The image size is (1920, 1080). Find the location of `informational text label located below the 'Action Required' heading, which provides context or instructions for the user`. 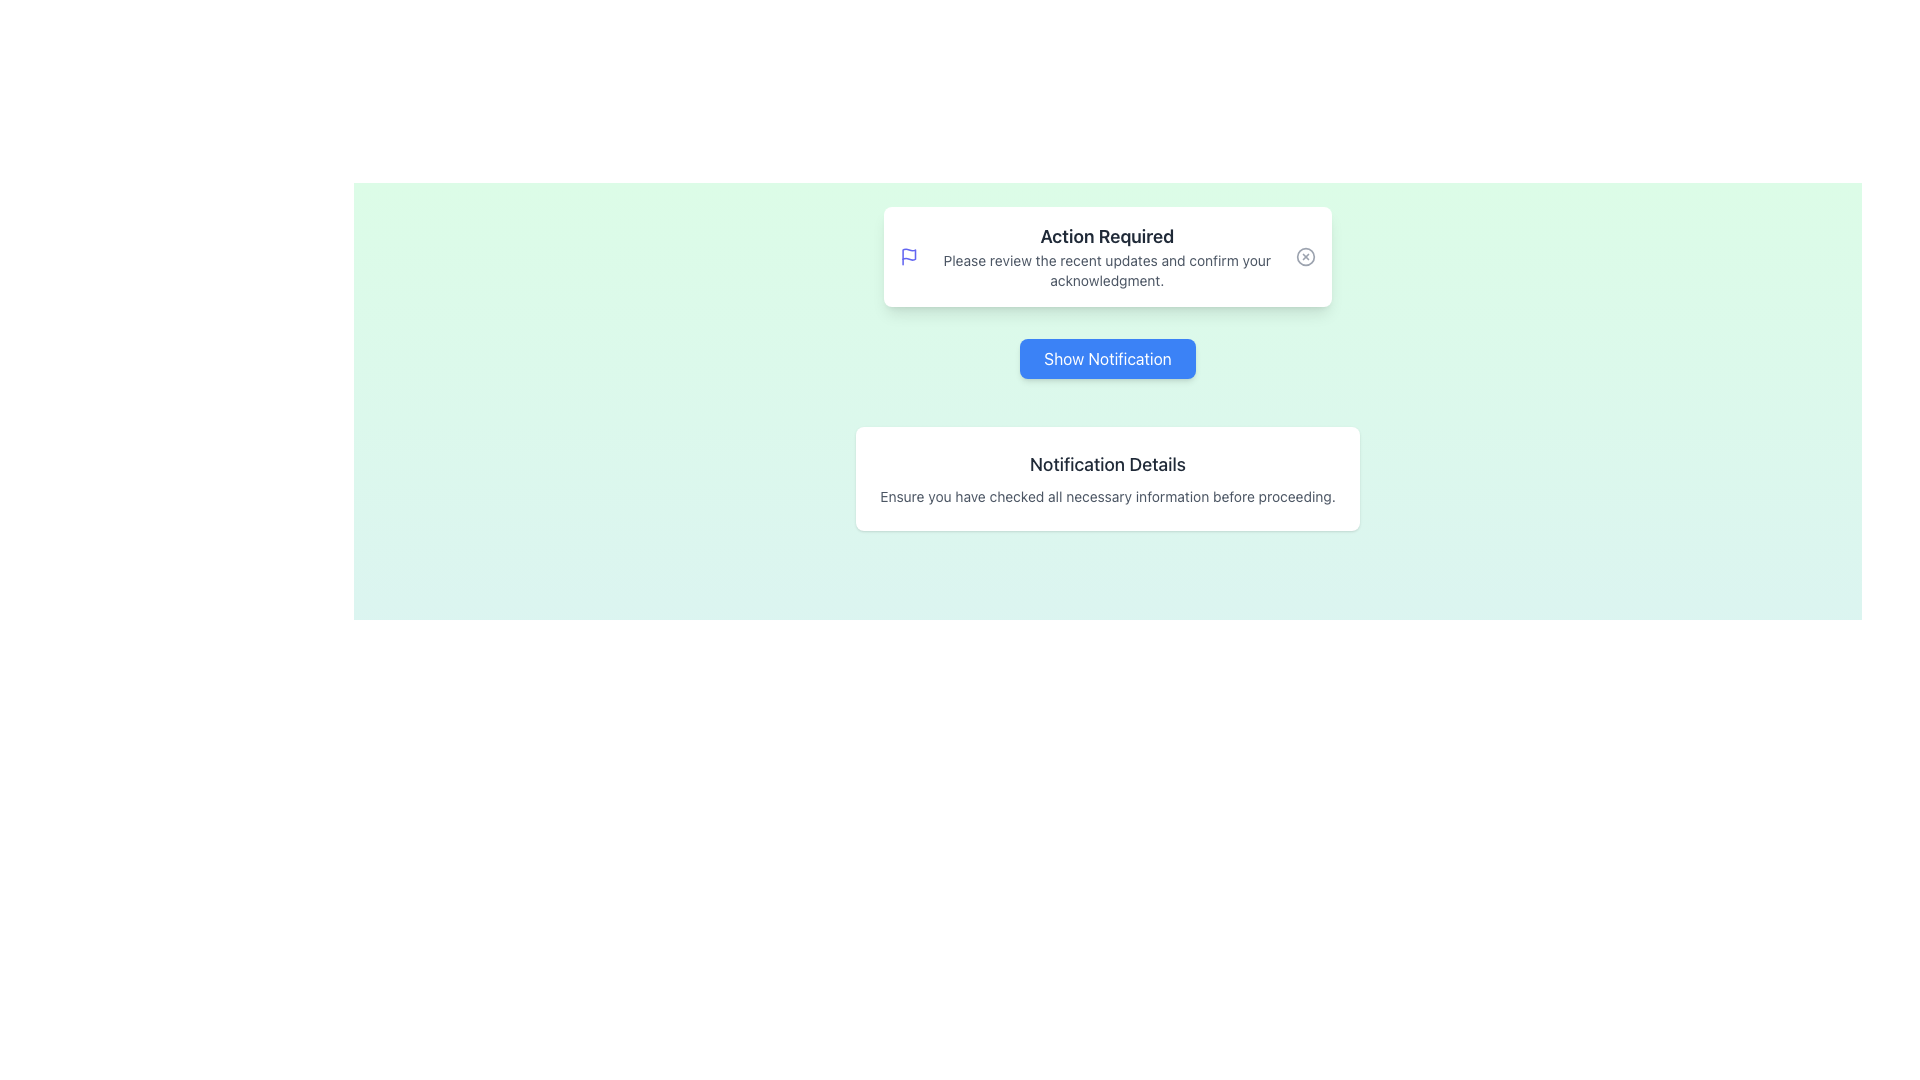

informational text label located below the 'Action Required' heading, which provides context or instructions for the user is located at coordinates (1106, 270).